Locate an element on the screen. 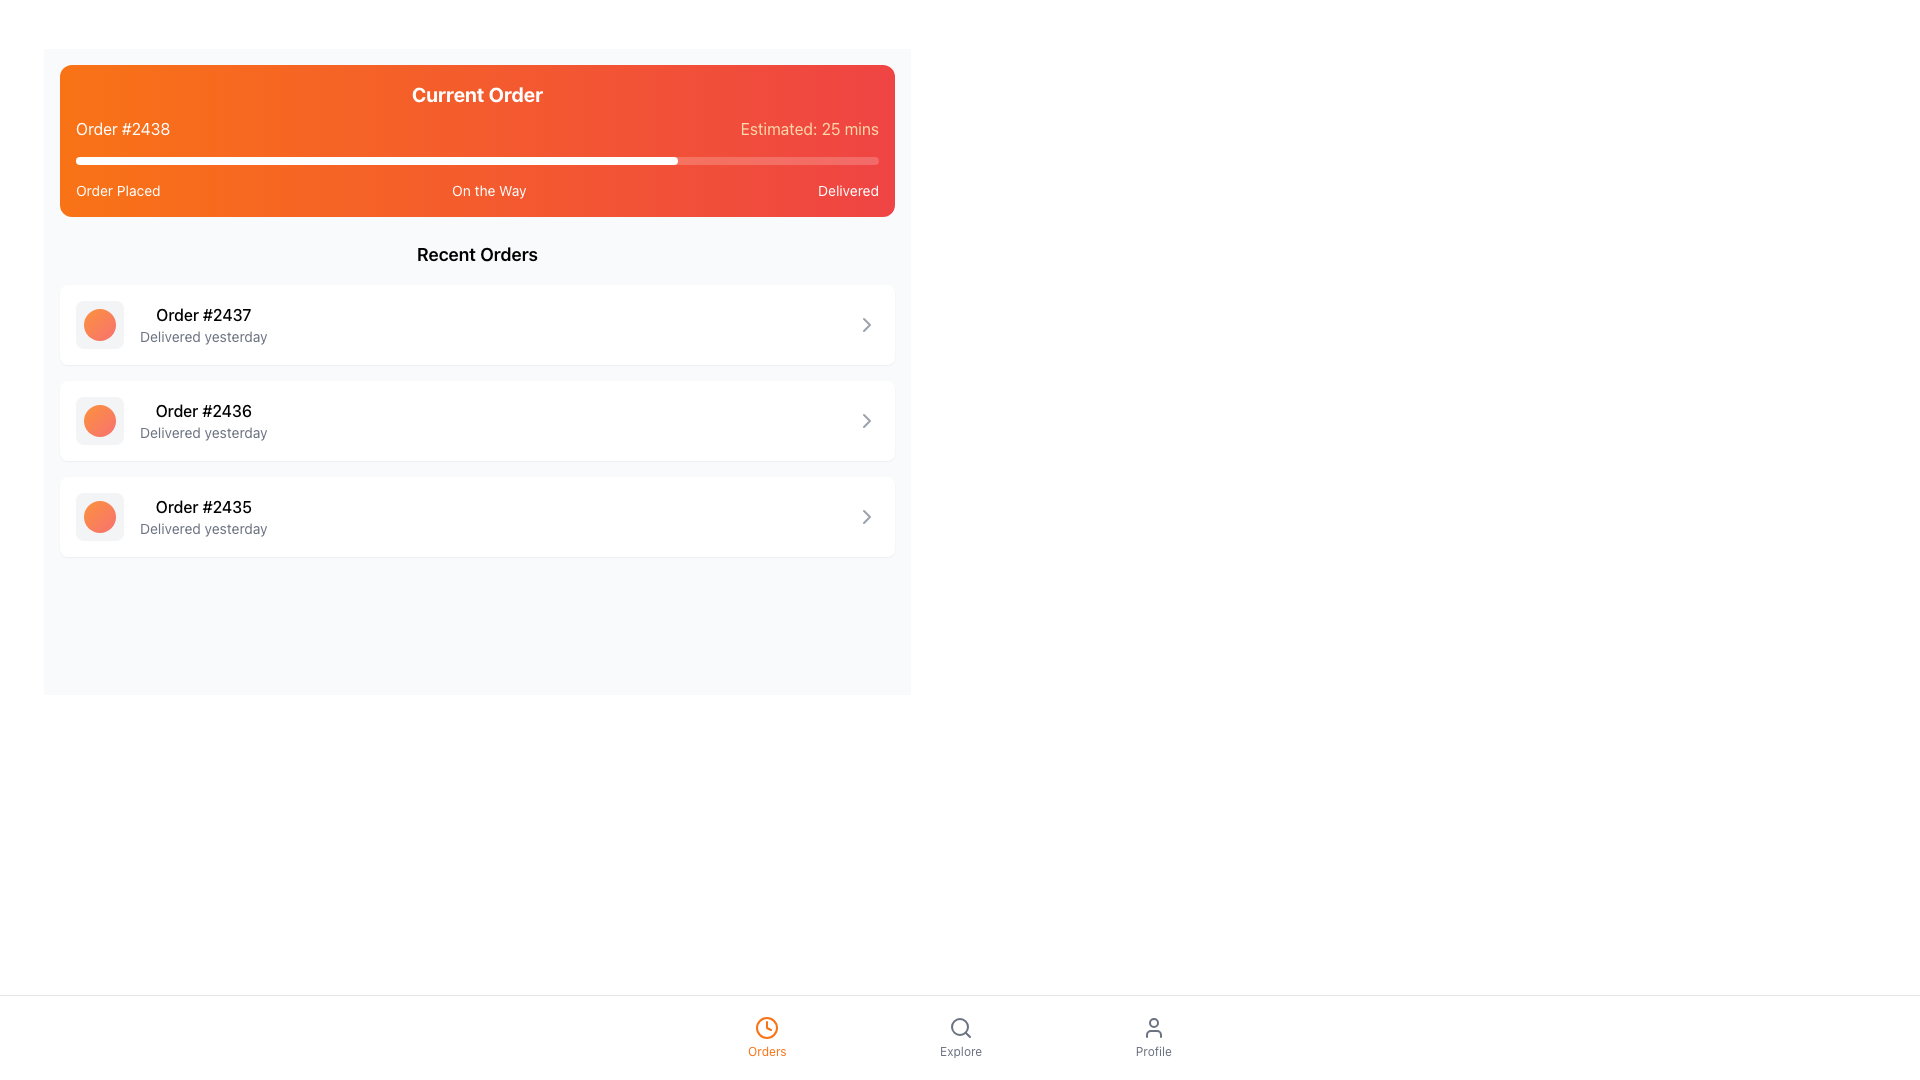  the horizontal progress bar with a white gradient filled section and an orange-red gradient background, located beneath 'Current Order' and above 'Order Placed', 'On the Way', and 'Delivered' is located at coordinates (476, 160).